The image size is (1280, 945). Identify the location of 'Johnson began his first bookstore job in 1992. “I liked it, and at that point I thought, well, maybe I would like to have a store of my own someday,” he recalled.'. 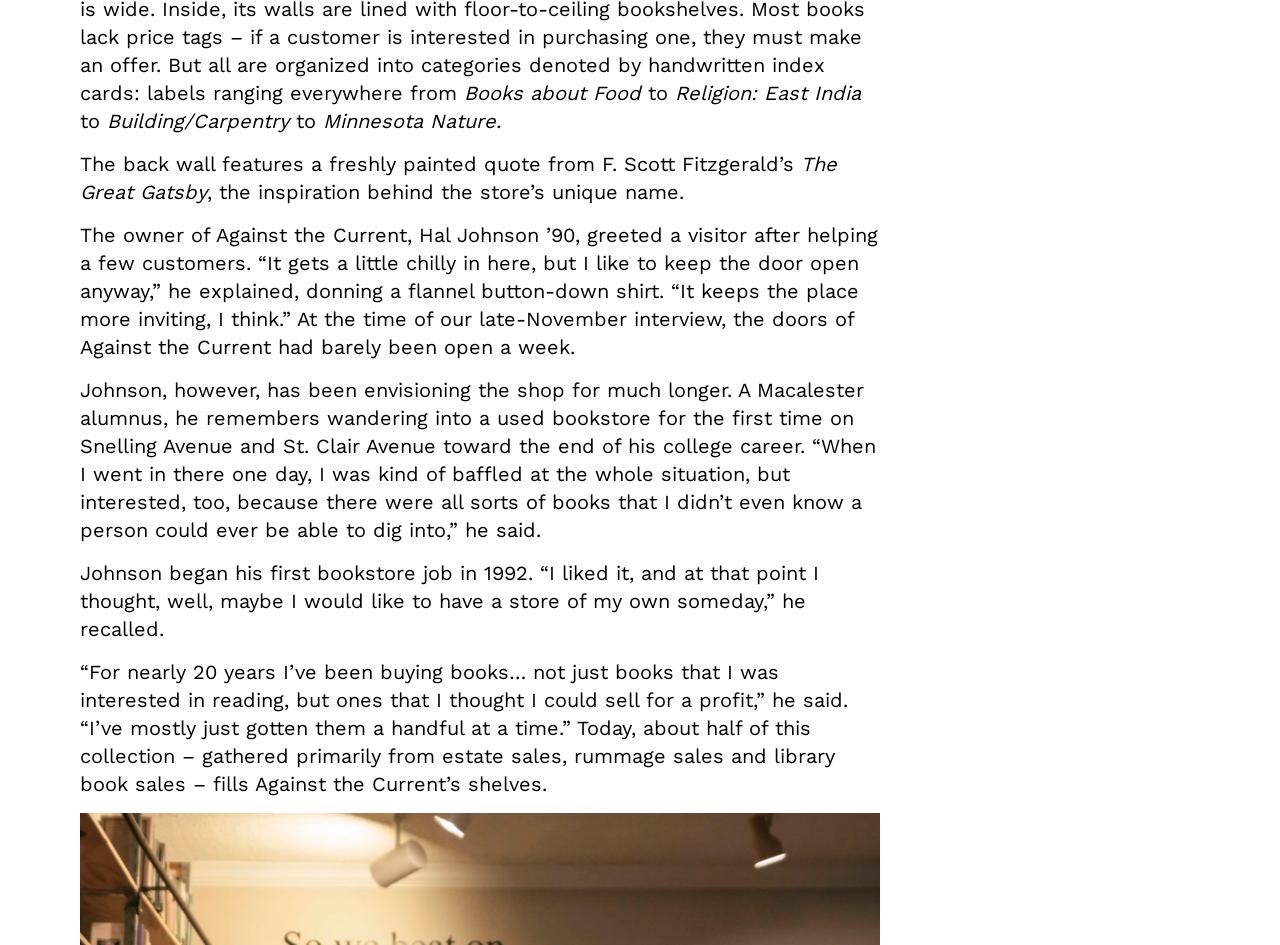
(448, 601).